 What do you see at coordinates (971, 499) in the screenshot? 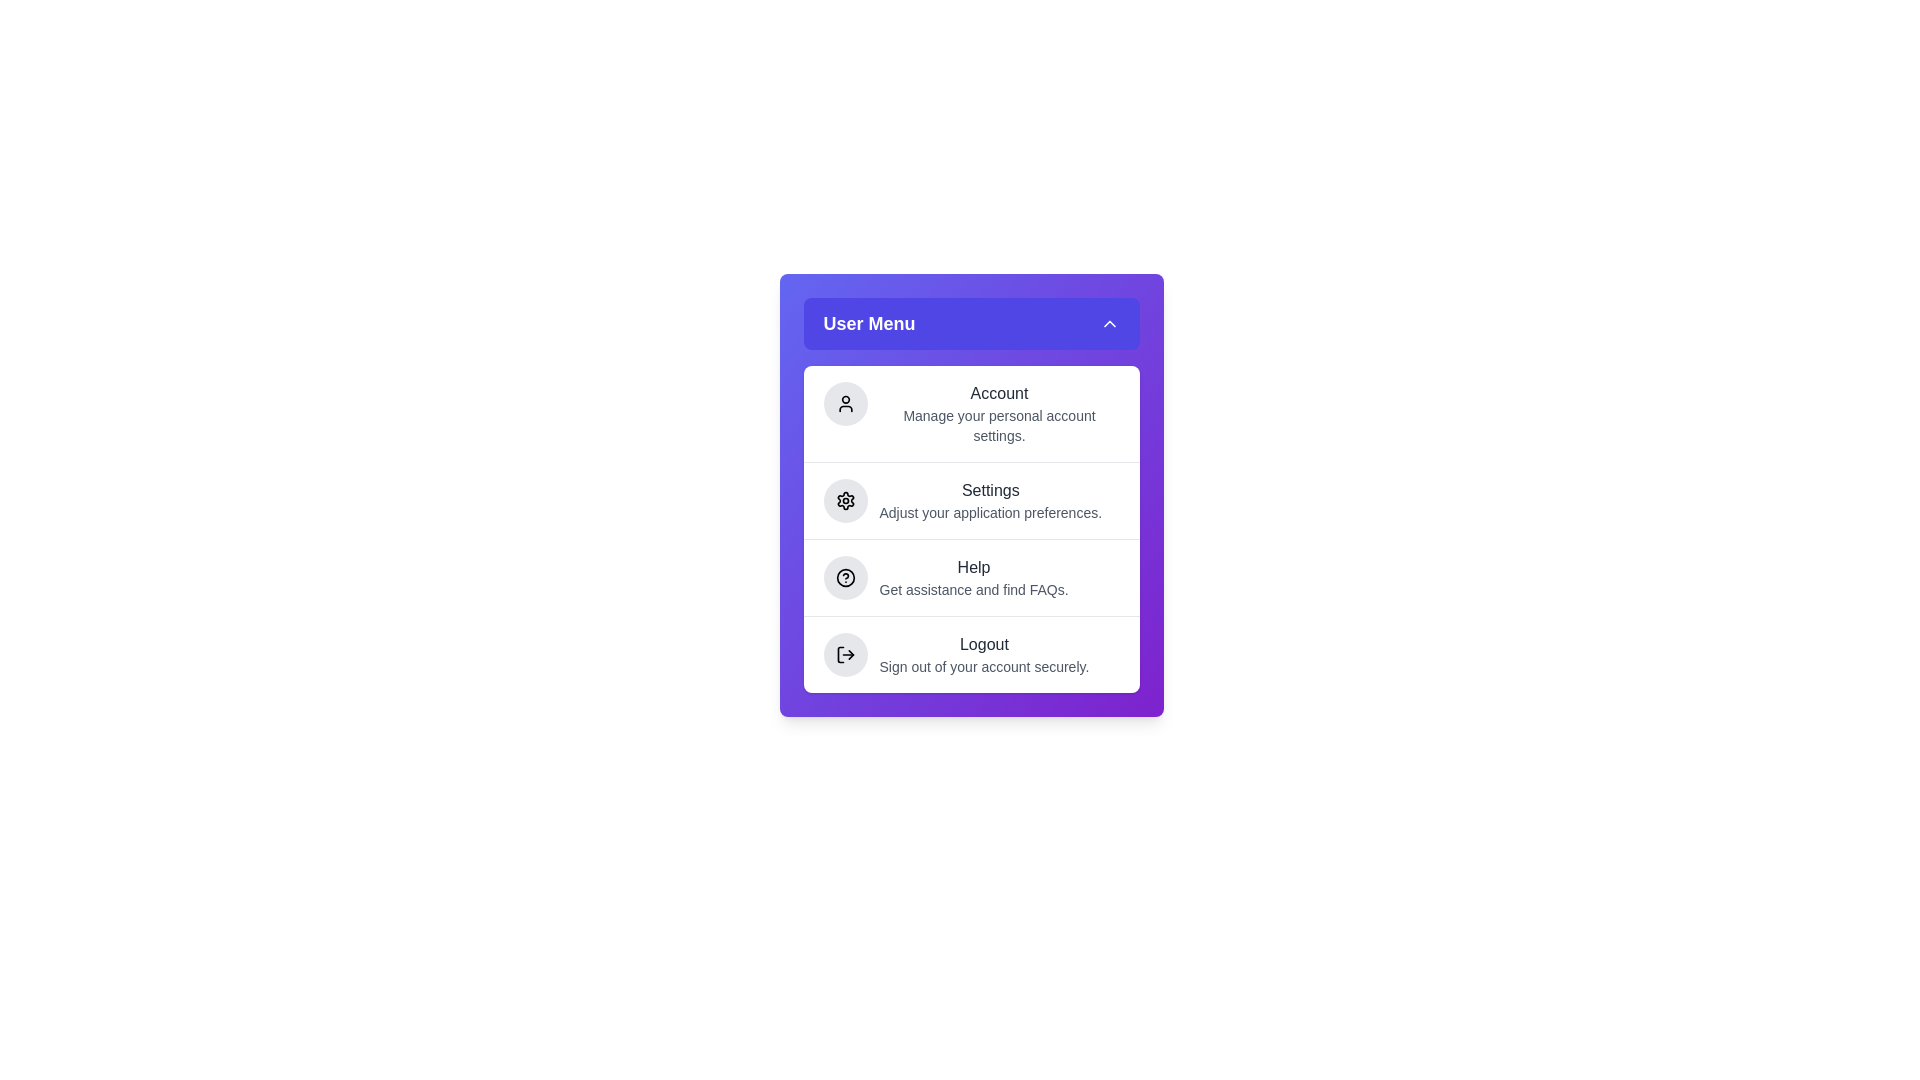
I see `the menu item Settings from the menu` at bounding box center [971, 499].